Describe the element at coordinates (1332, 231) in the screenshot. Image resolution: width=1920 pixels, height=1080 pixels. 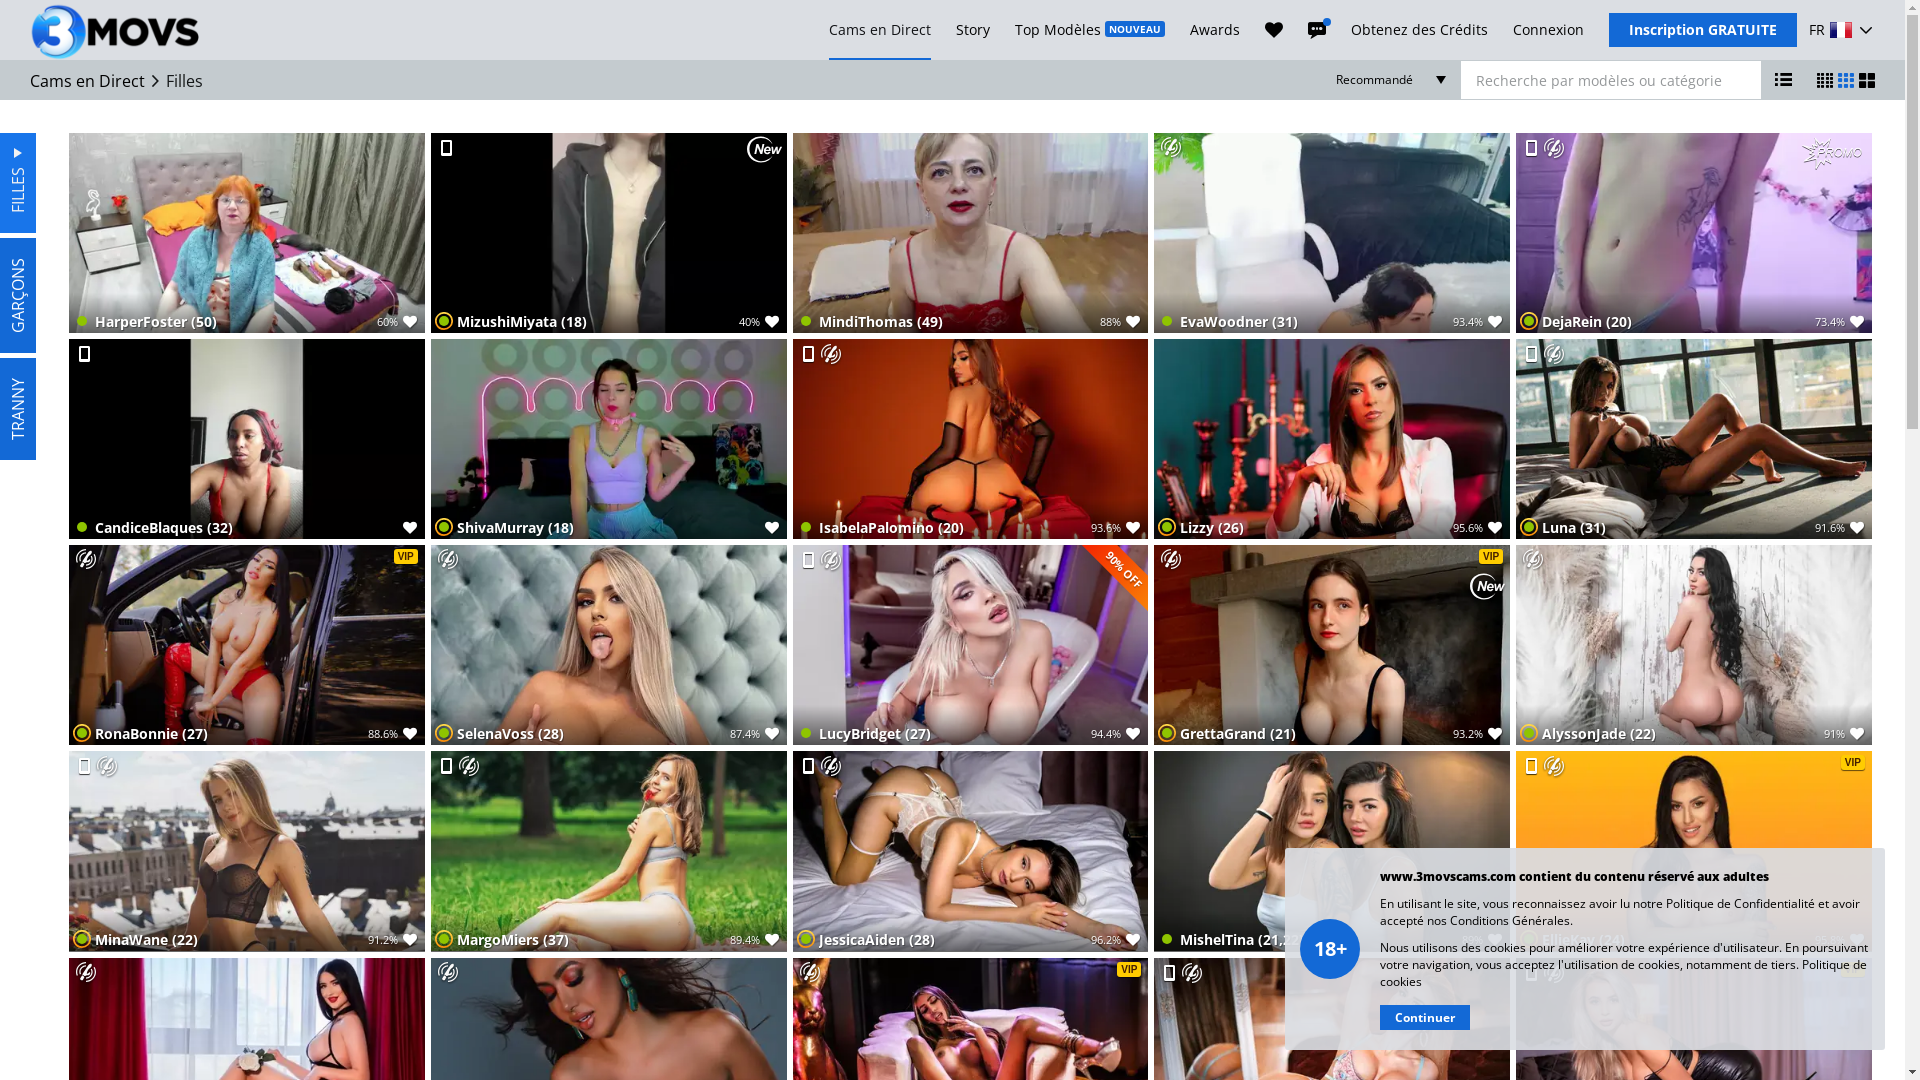
I see `'EvaWoodner (31)` at that location.